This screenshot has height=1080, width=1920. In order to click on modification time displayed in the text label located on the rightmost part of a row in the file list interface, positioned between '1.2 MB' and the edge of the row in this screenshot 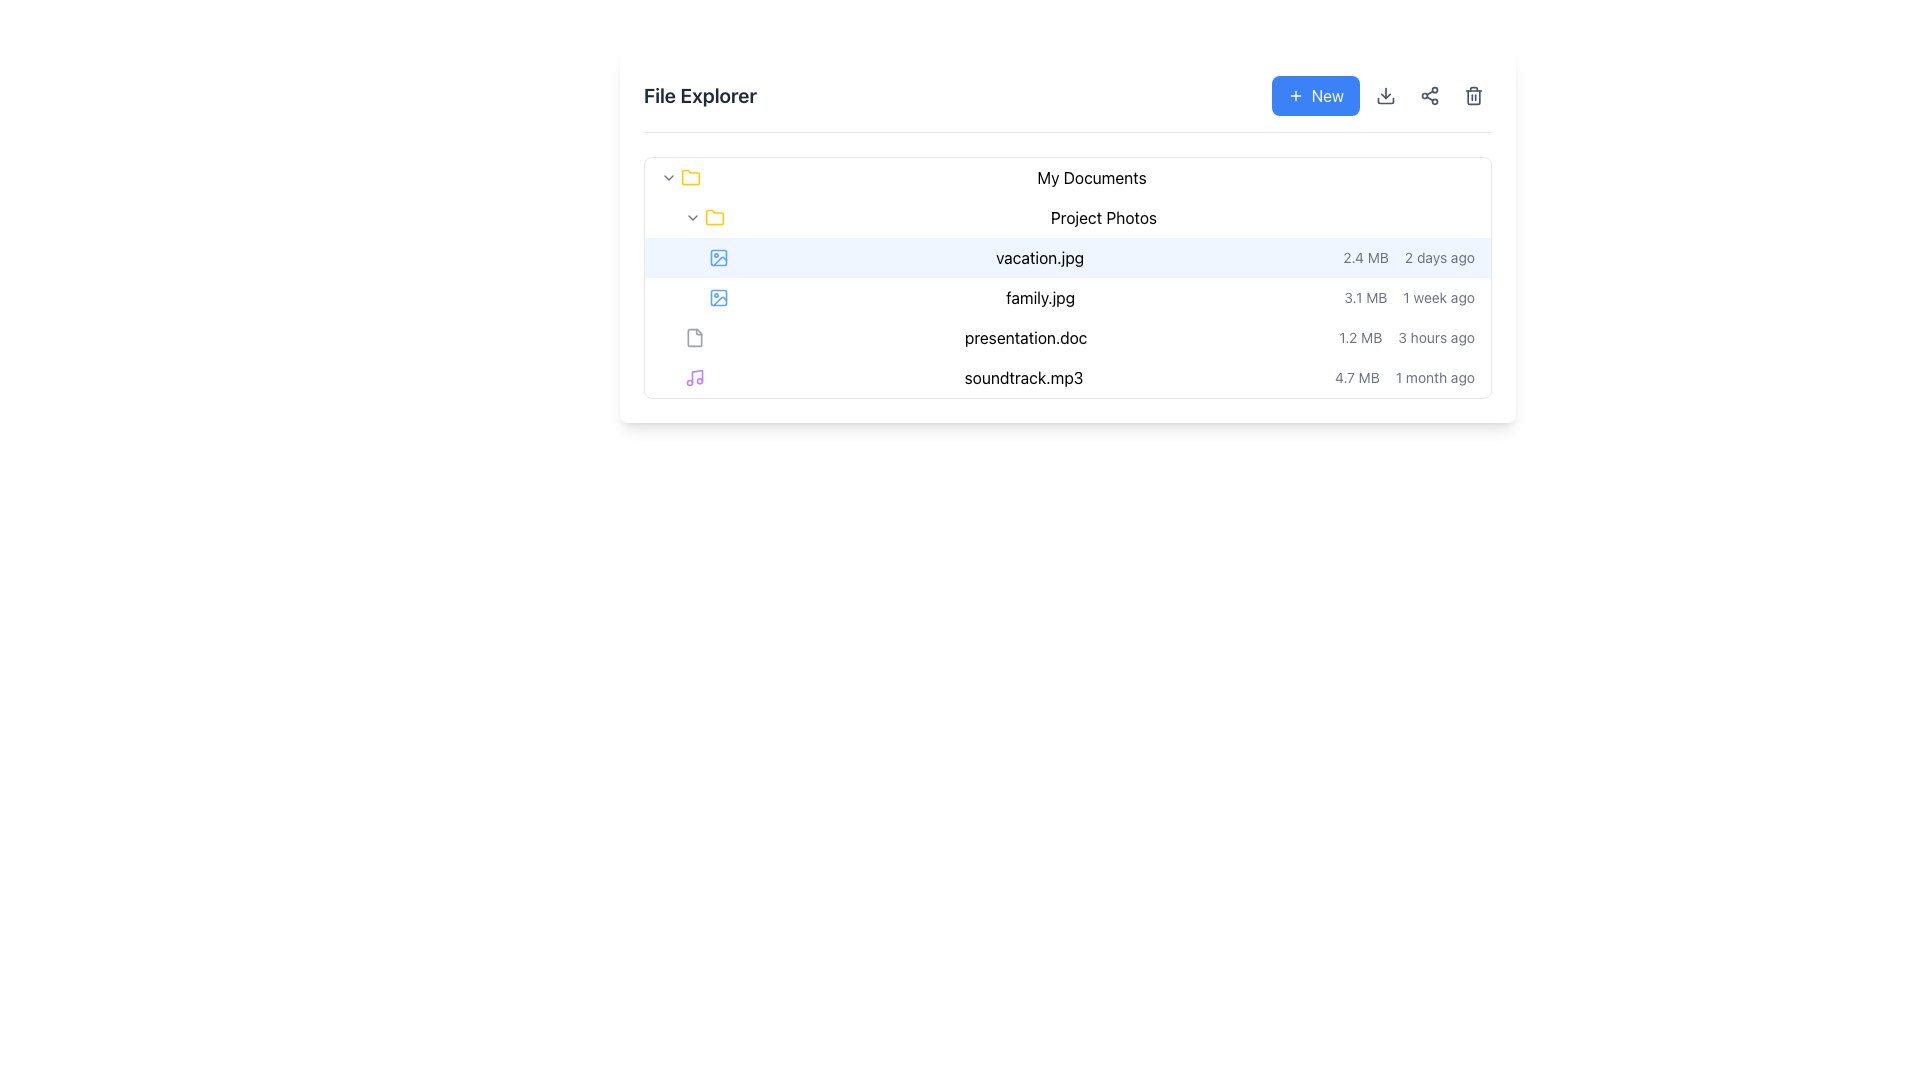, I will do `click(1435, 337)`.